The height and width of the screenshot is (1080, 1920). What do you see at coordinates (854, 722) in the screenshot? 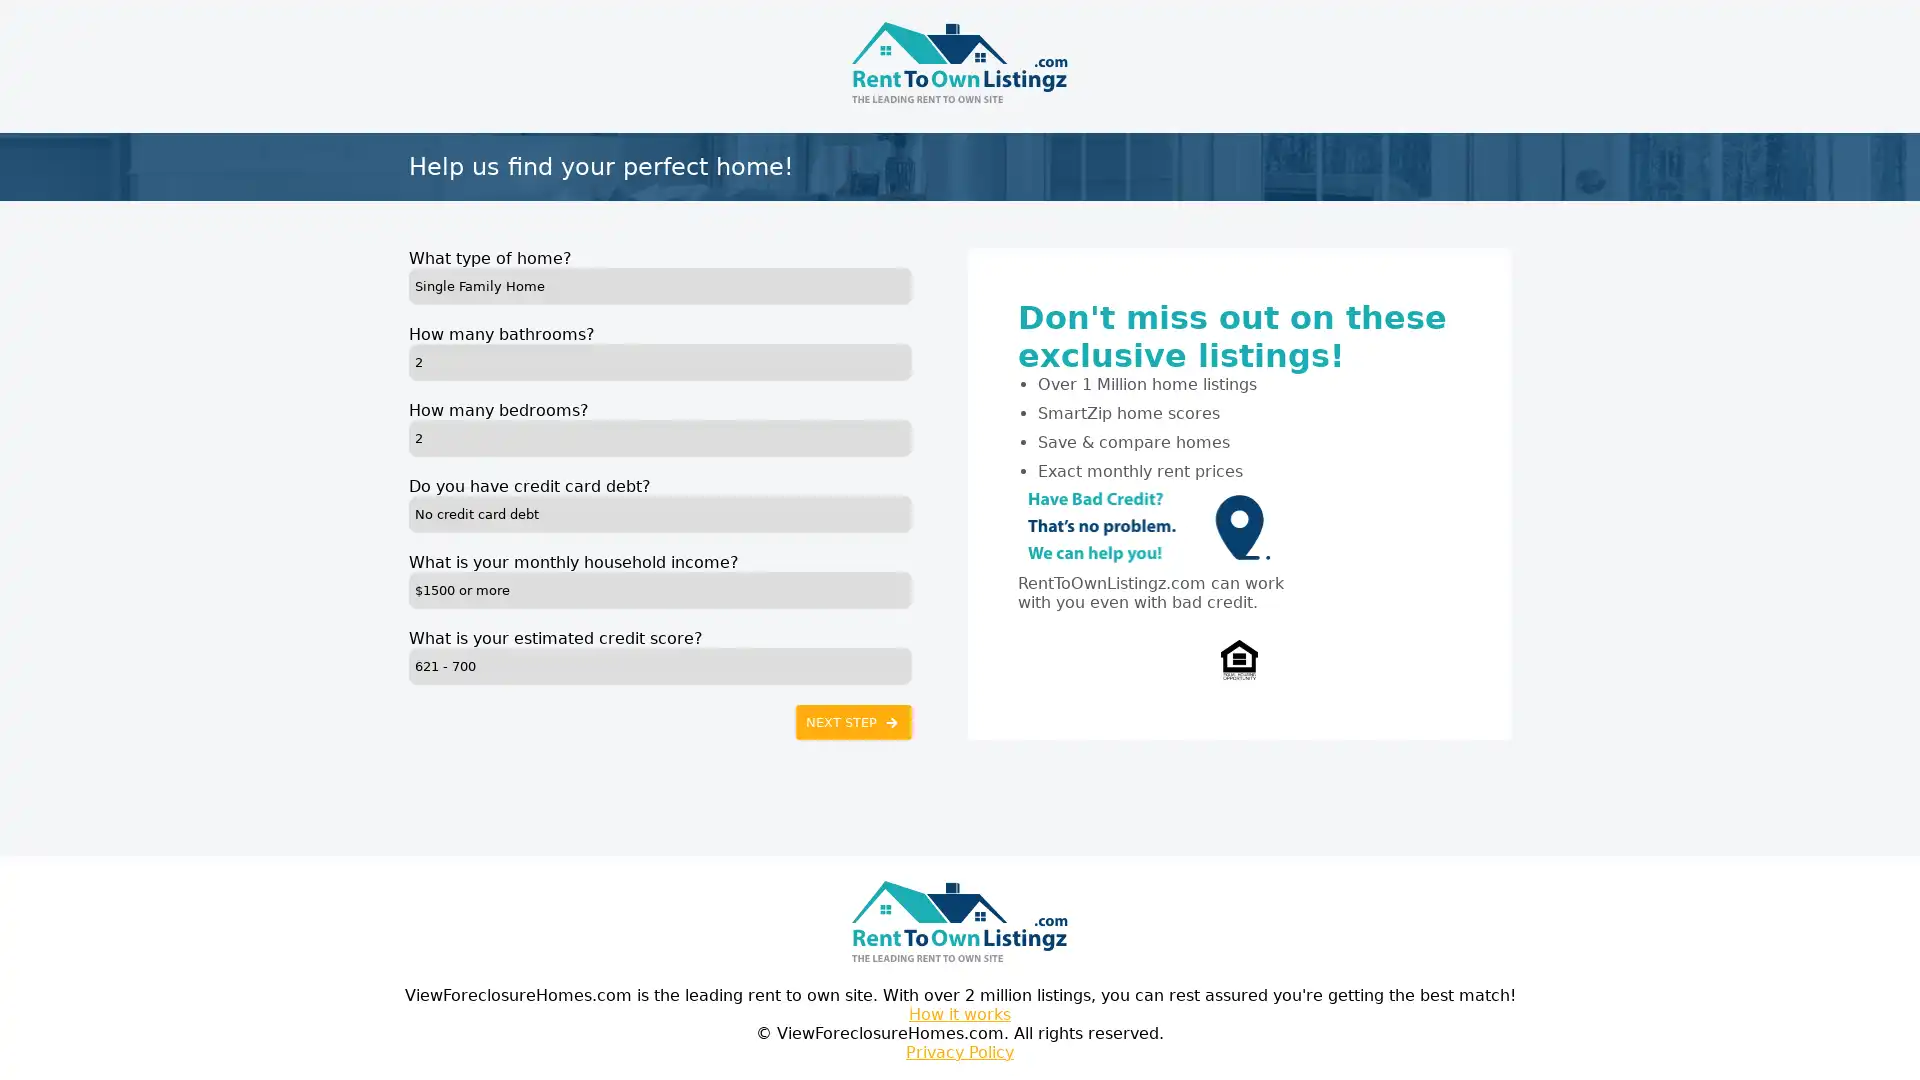
I see `NEXT STEP` at bounding box center [854, 722].